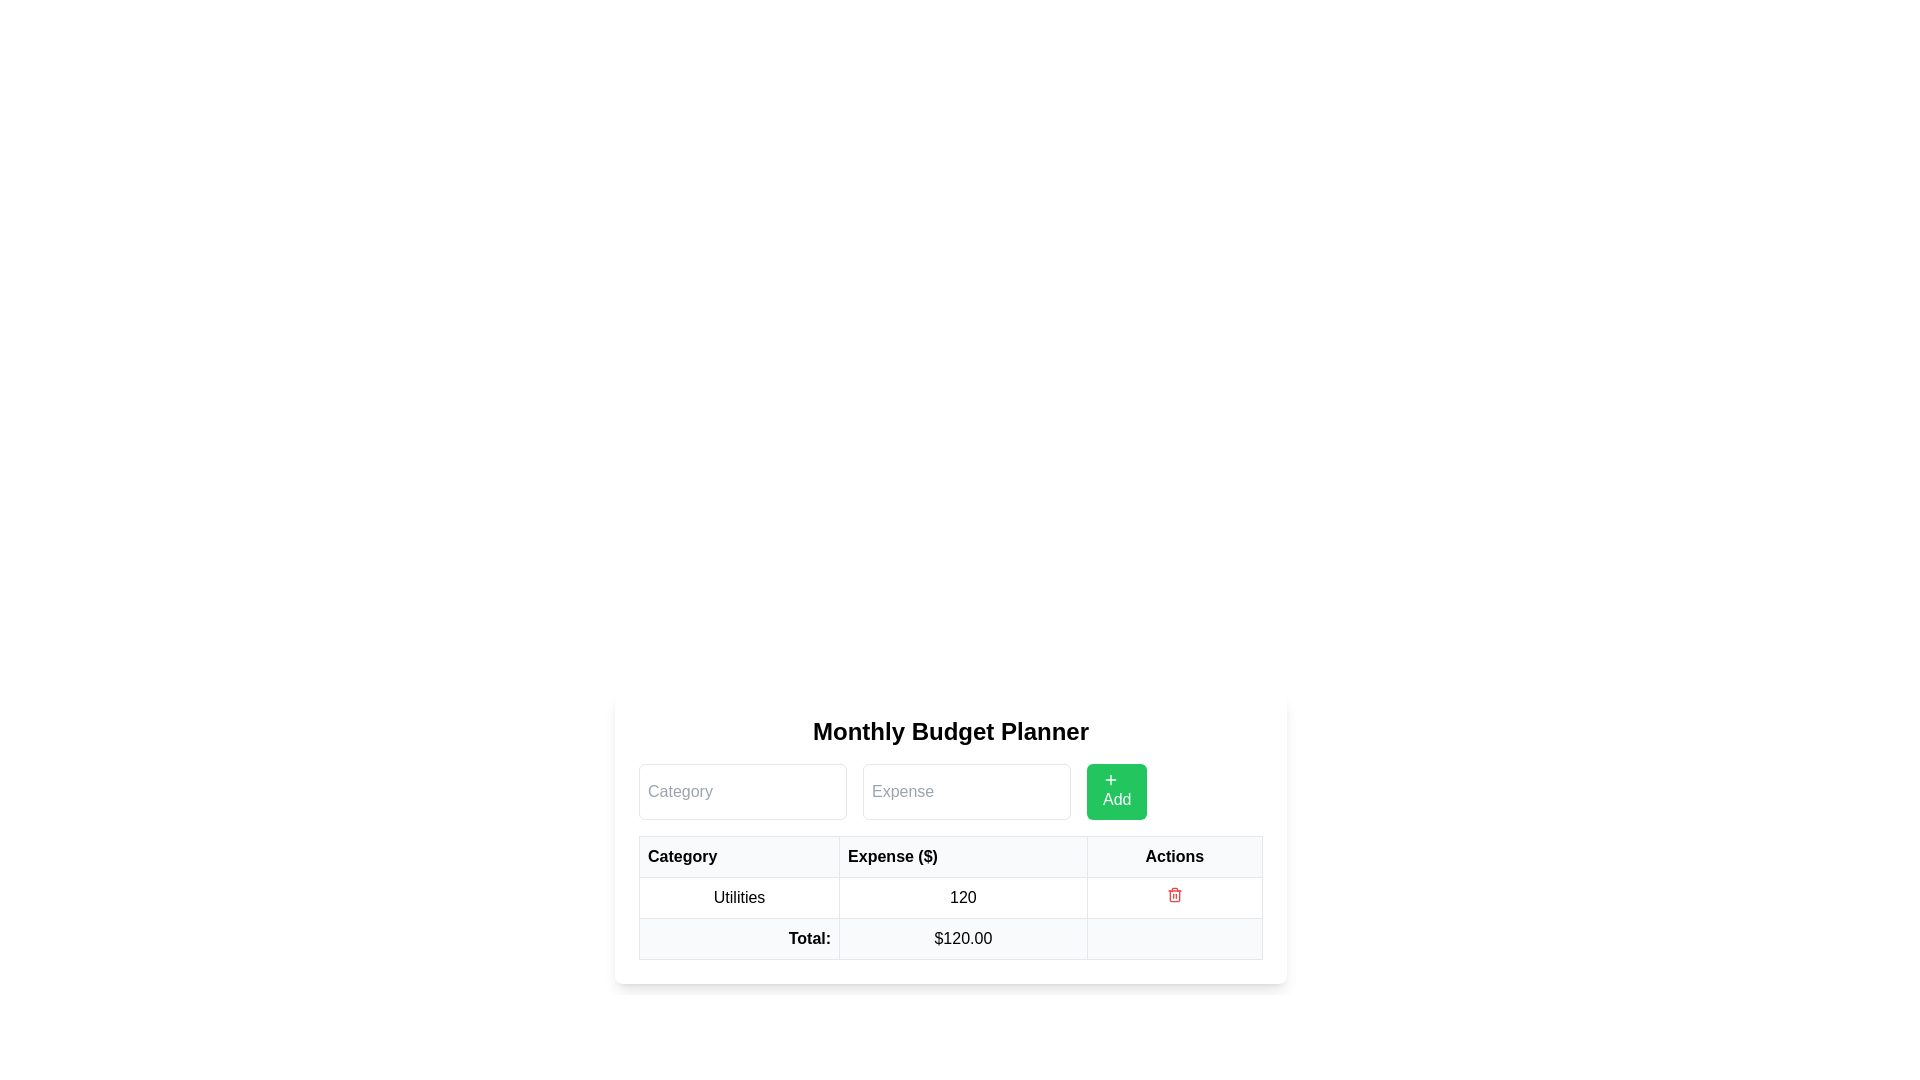  I want to click on the red trash bin icon under the 'Actions' column in the 'Utilities' row, so click(1174, 897).